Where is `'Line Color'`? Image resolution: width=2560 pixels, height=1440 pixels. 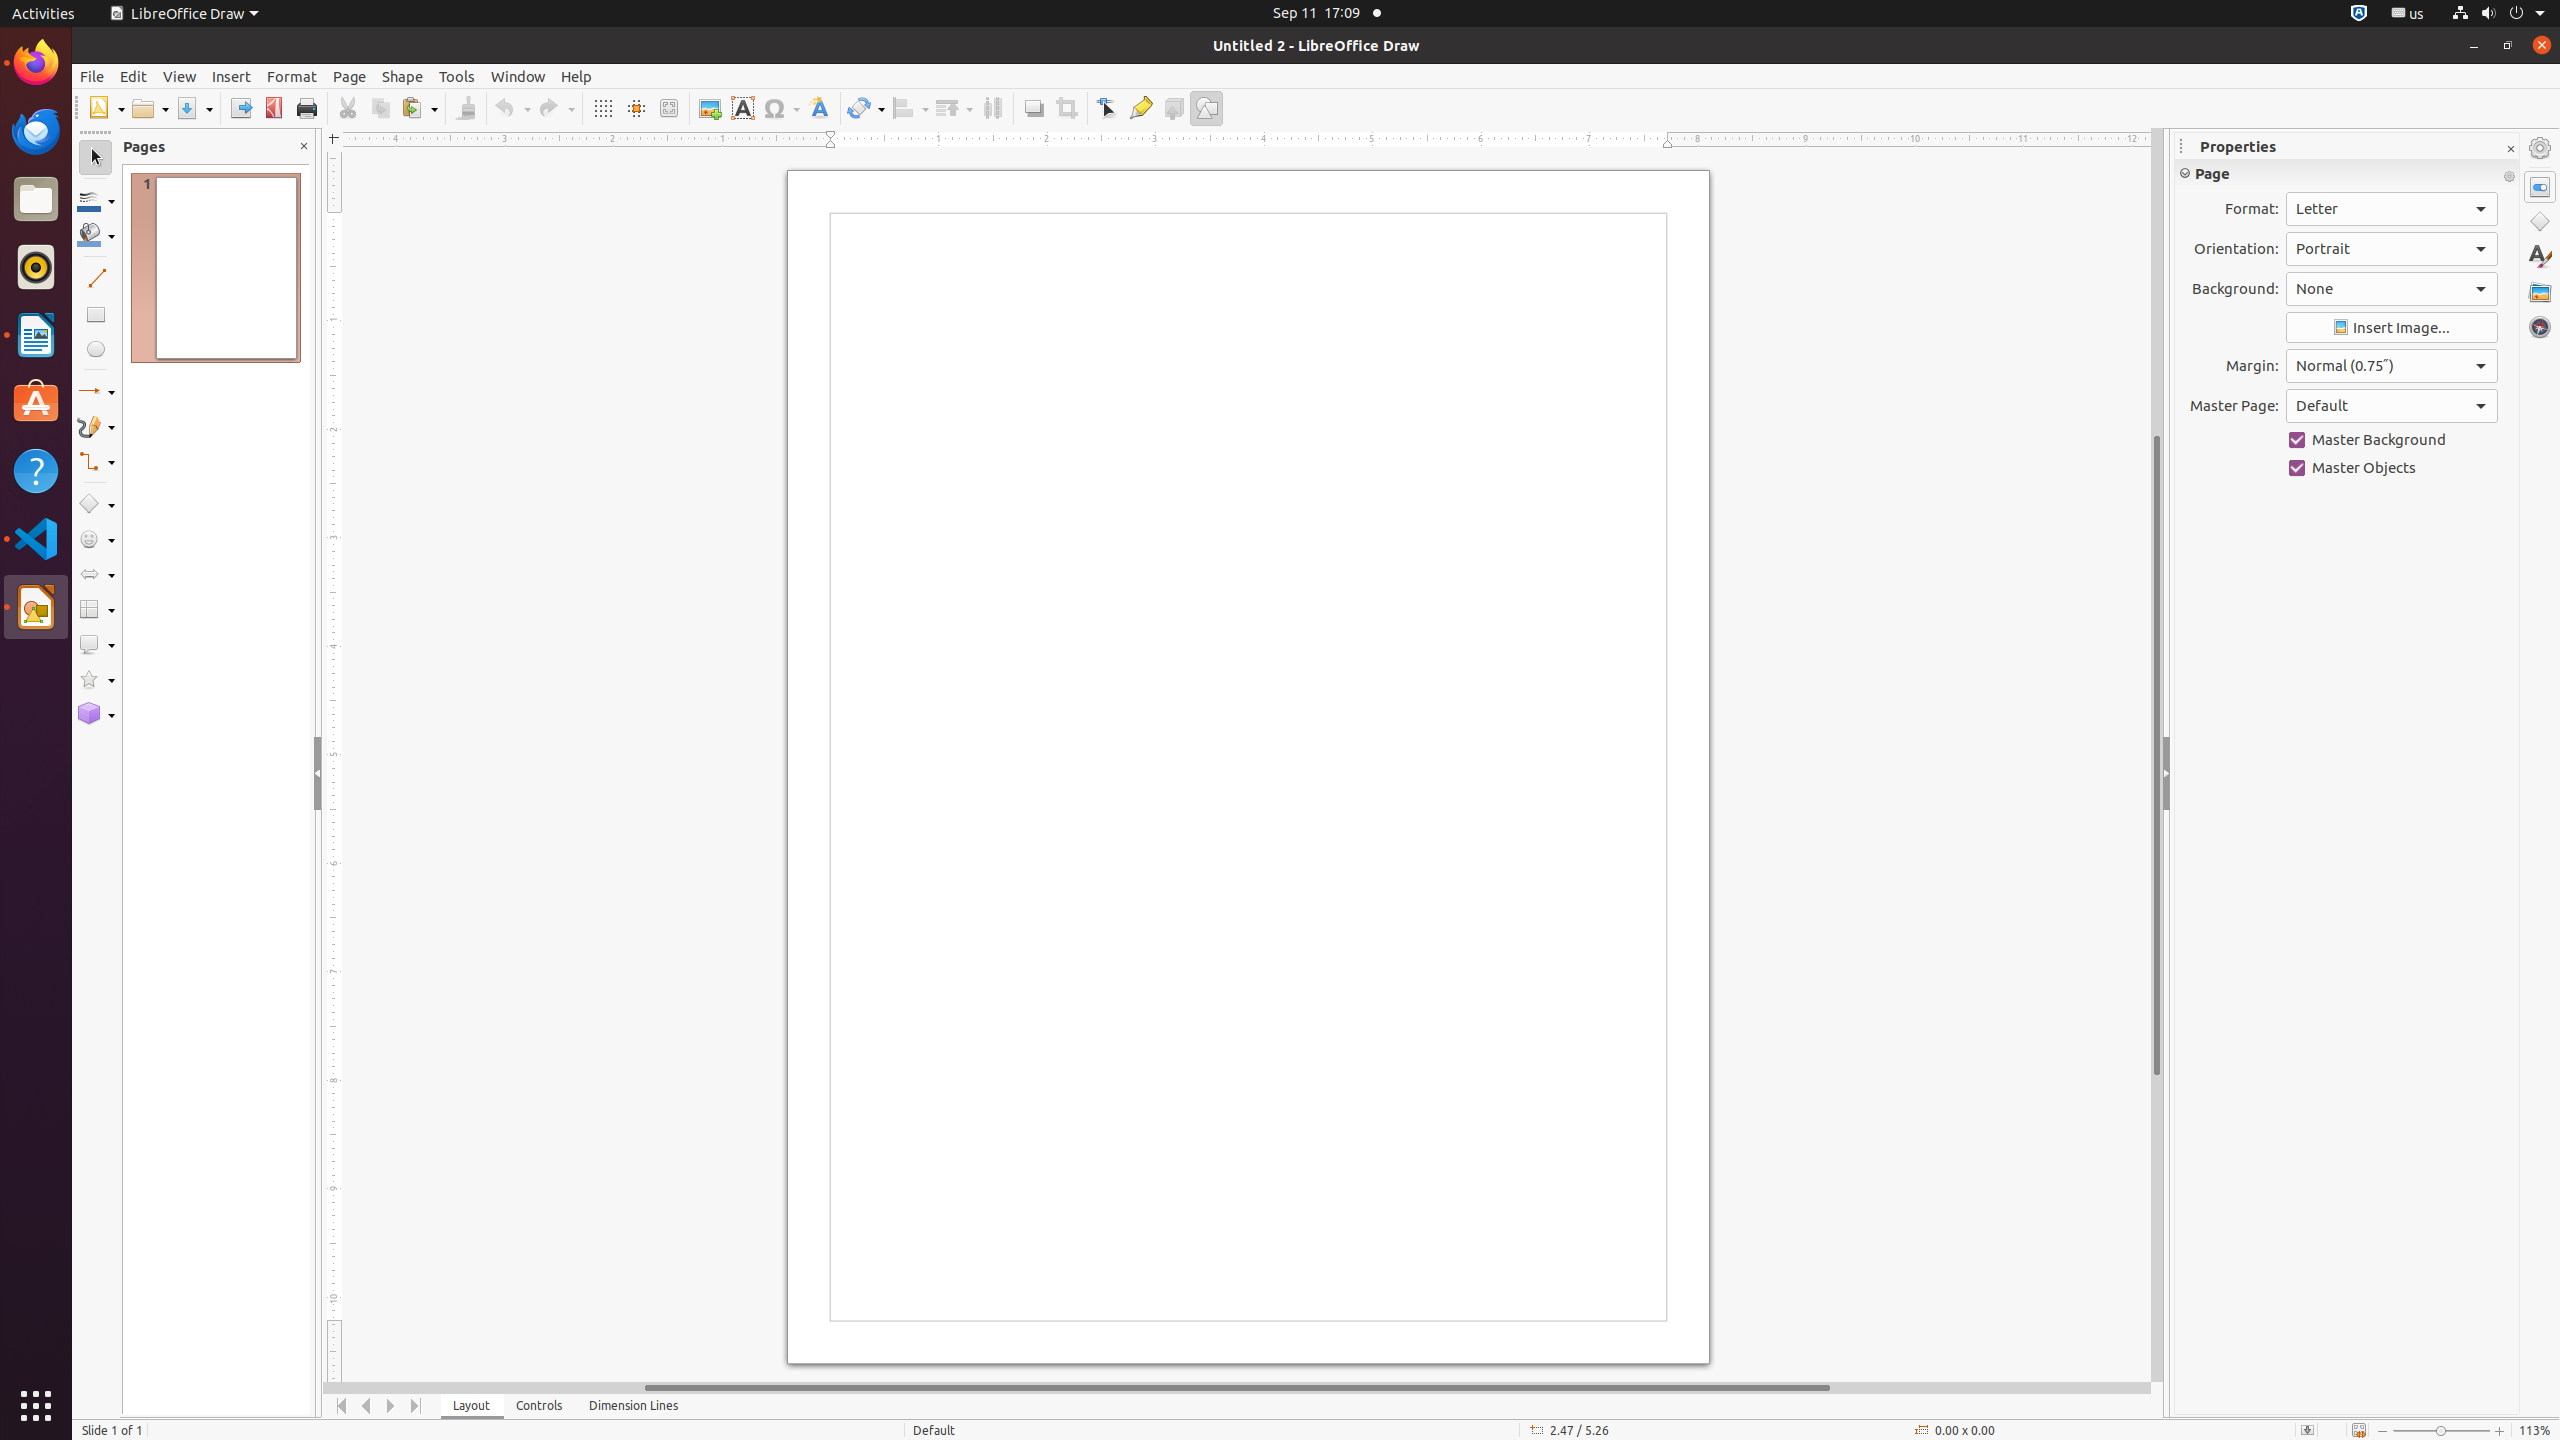 'Line Color' is located at coordinates (95, 199).